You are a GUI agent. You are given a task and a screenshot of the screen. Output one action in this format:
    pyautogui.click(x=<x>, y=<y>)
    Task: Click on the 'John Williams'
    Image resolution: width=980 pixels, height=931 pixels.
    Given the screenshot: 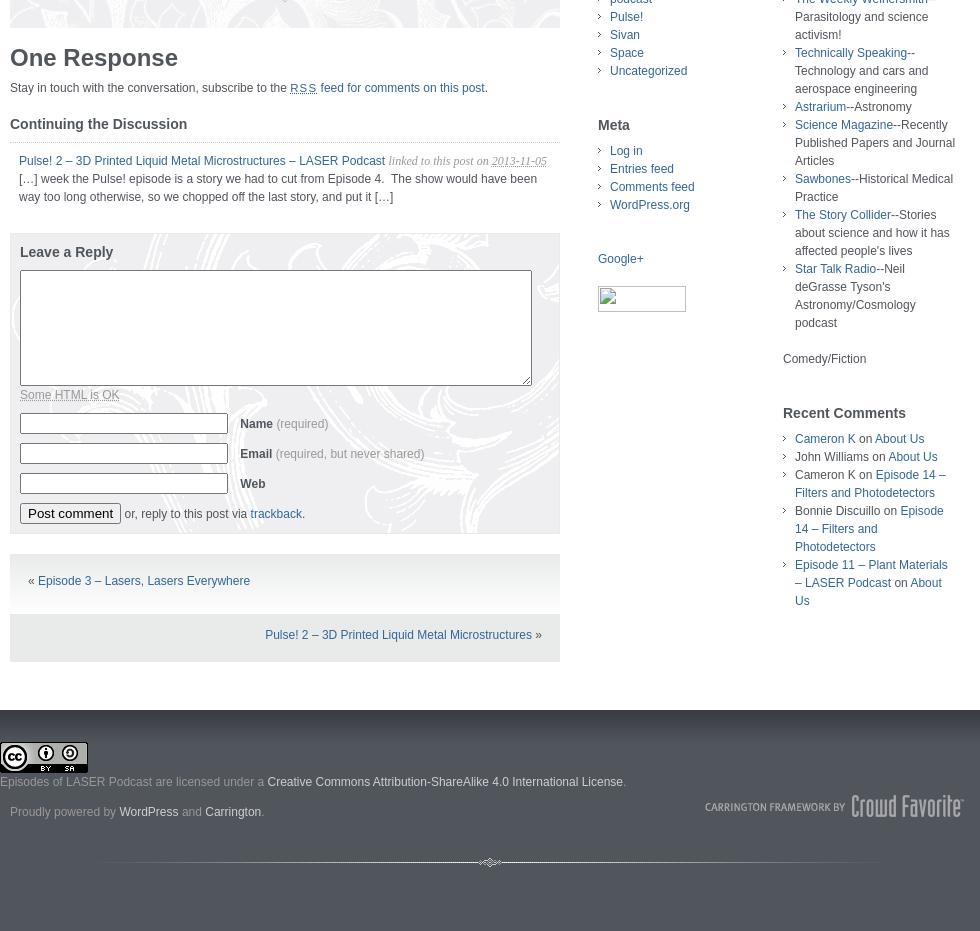 What is the action you would take?
    pyautogui.click(x=832, y=455)
    